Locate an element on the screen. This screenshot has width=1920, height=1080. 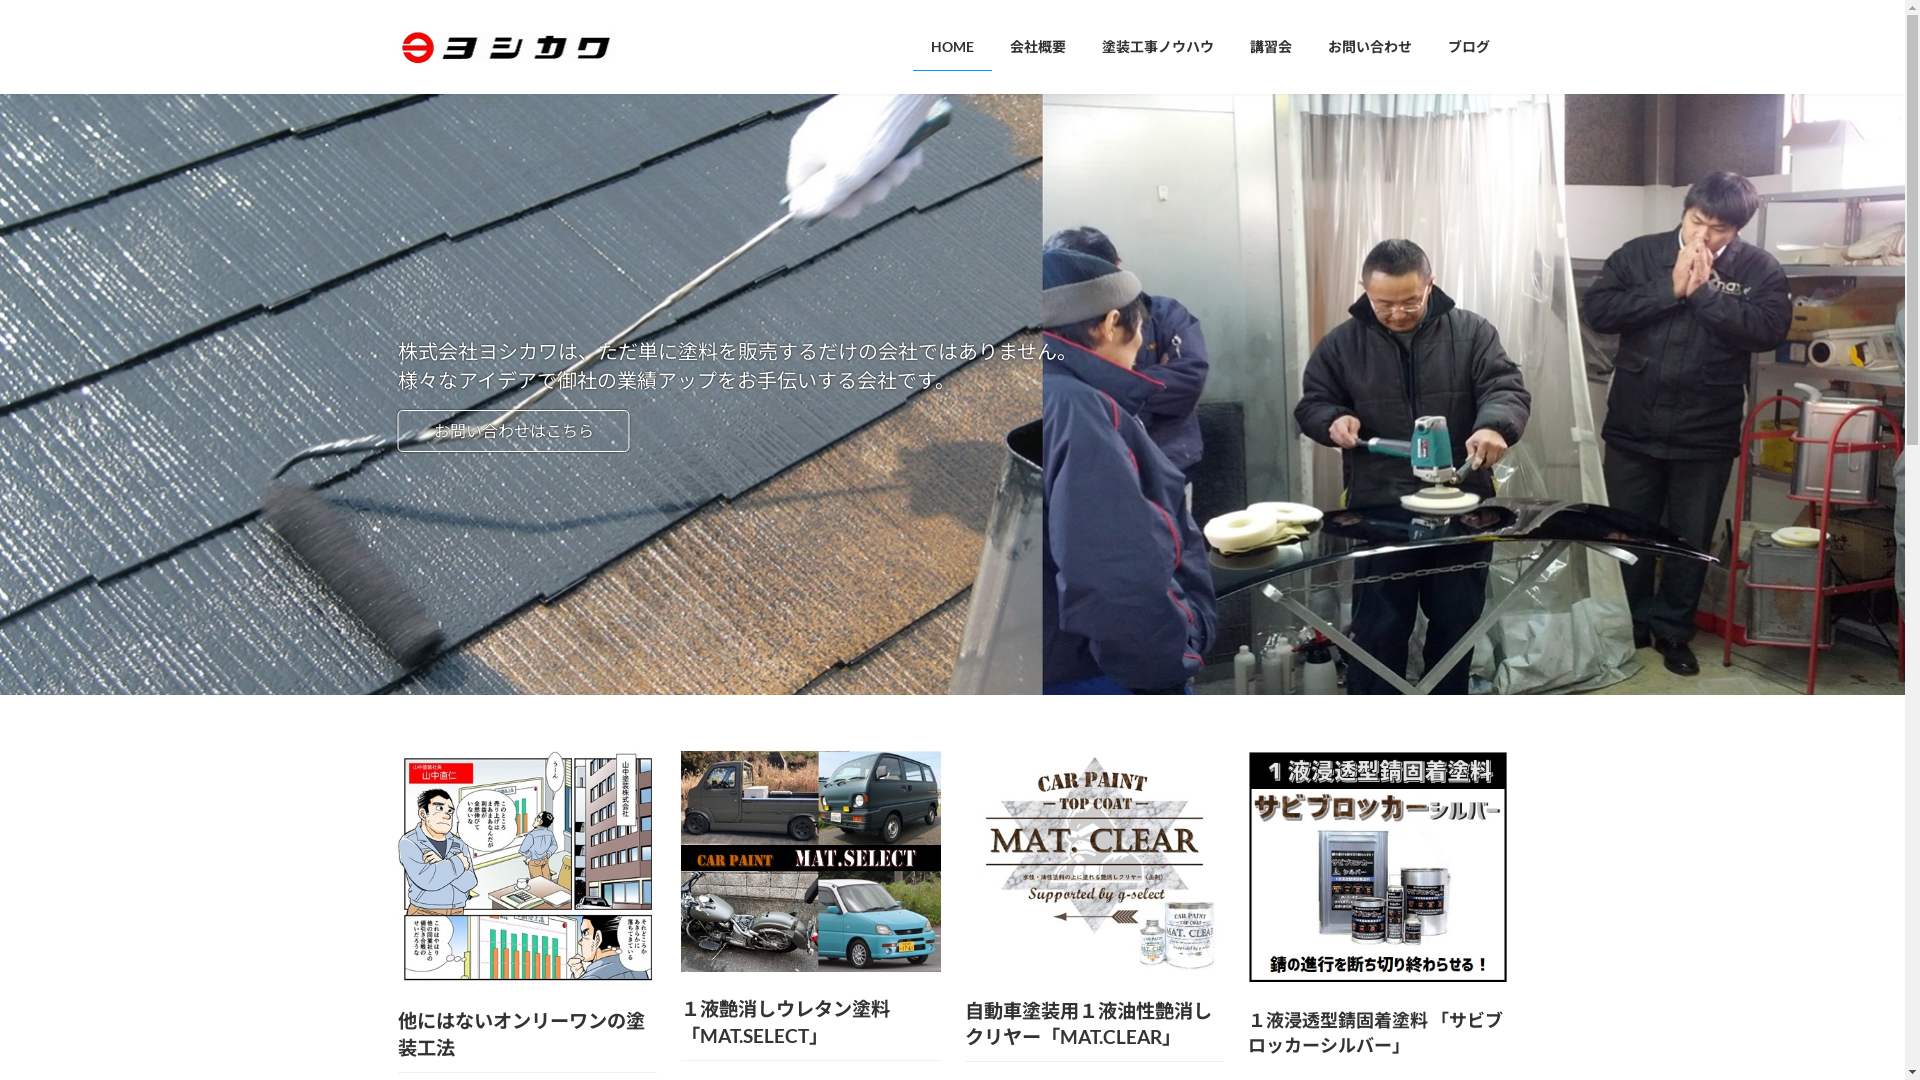
'HOME' is located at coordinates (950, 45).